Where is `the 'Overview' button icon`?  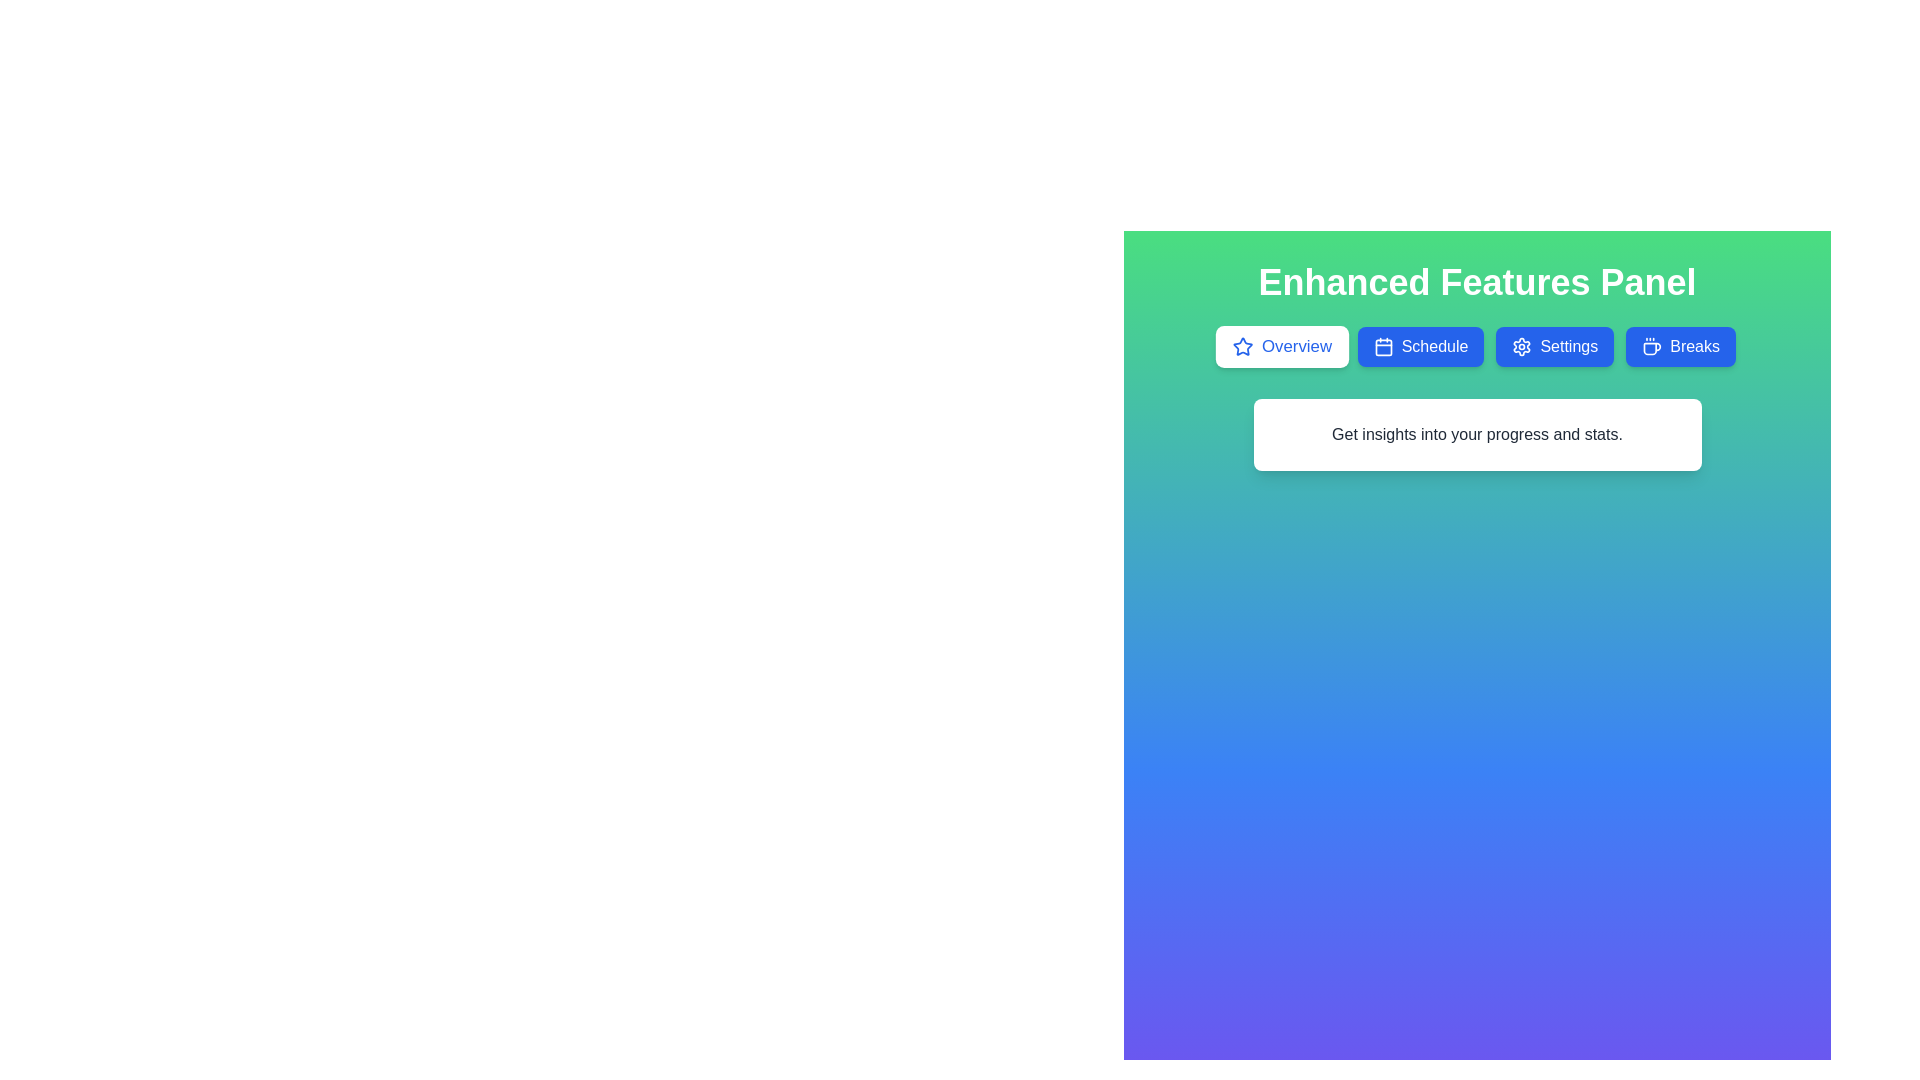 the 'Overview' button icon is located at coordinates (1242, 346).